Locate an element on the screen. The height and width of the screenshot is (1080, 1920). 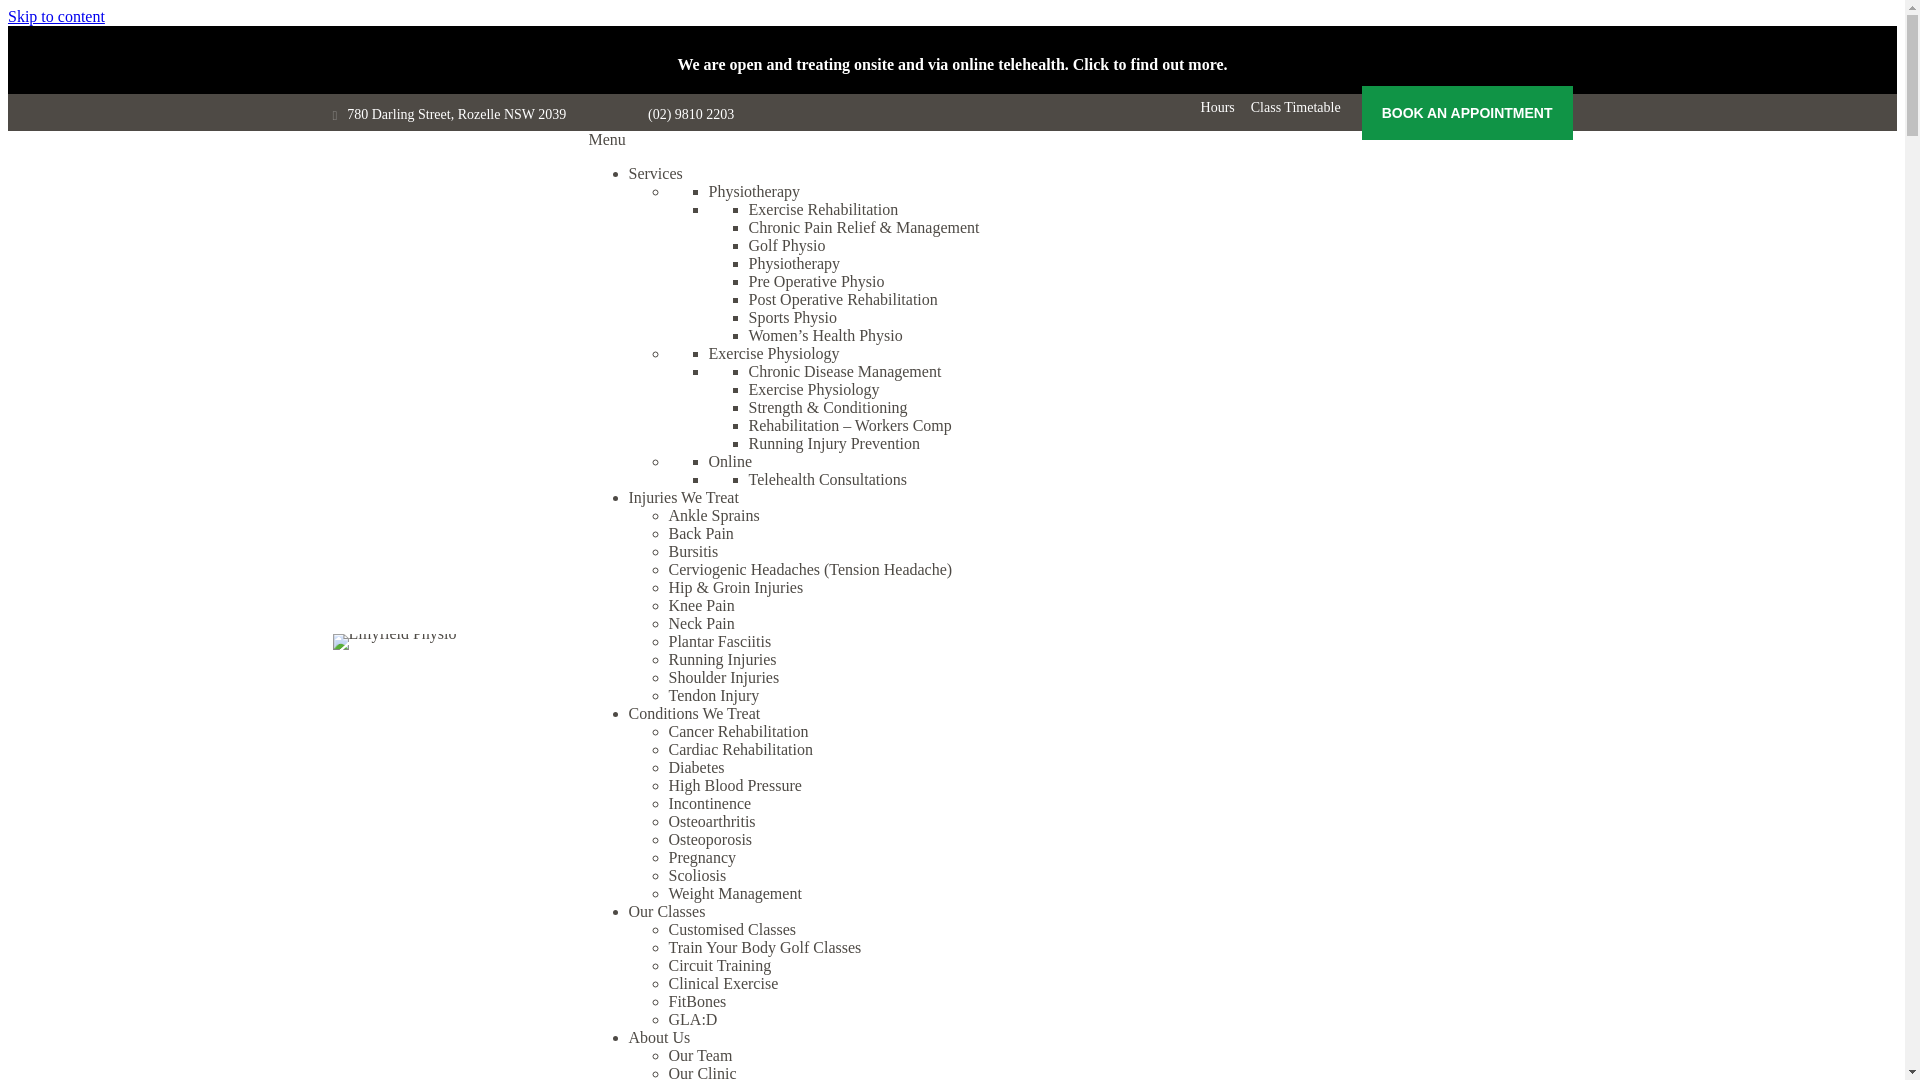
'Exercise Rehabilitation' is located at coordinates (747, 209).